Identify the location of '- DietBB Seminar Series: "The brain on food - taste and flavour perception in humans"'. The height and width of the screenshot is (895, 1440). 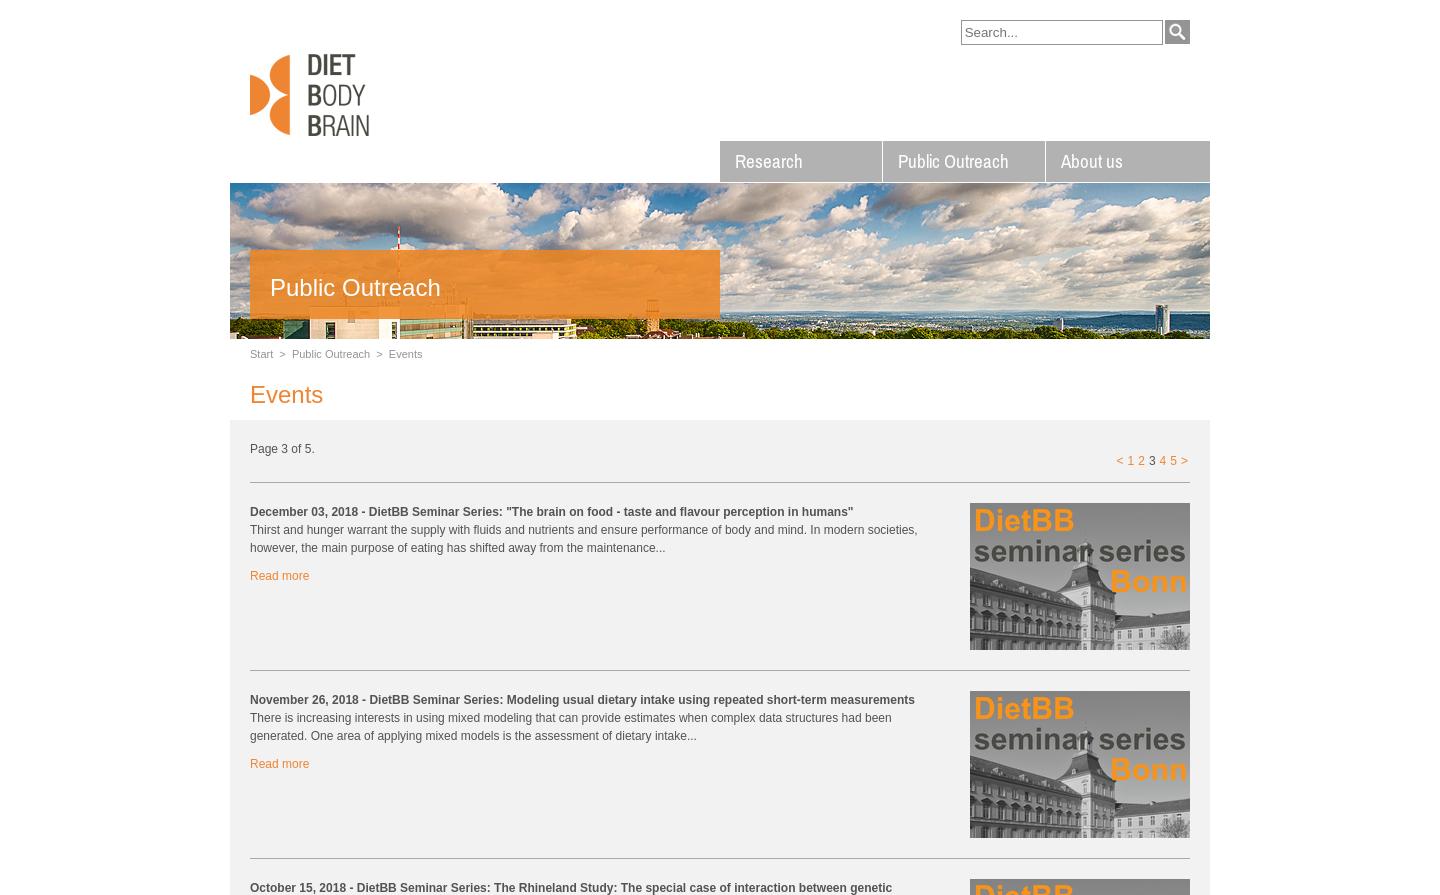
(605, 509).